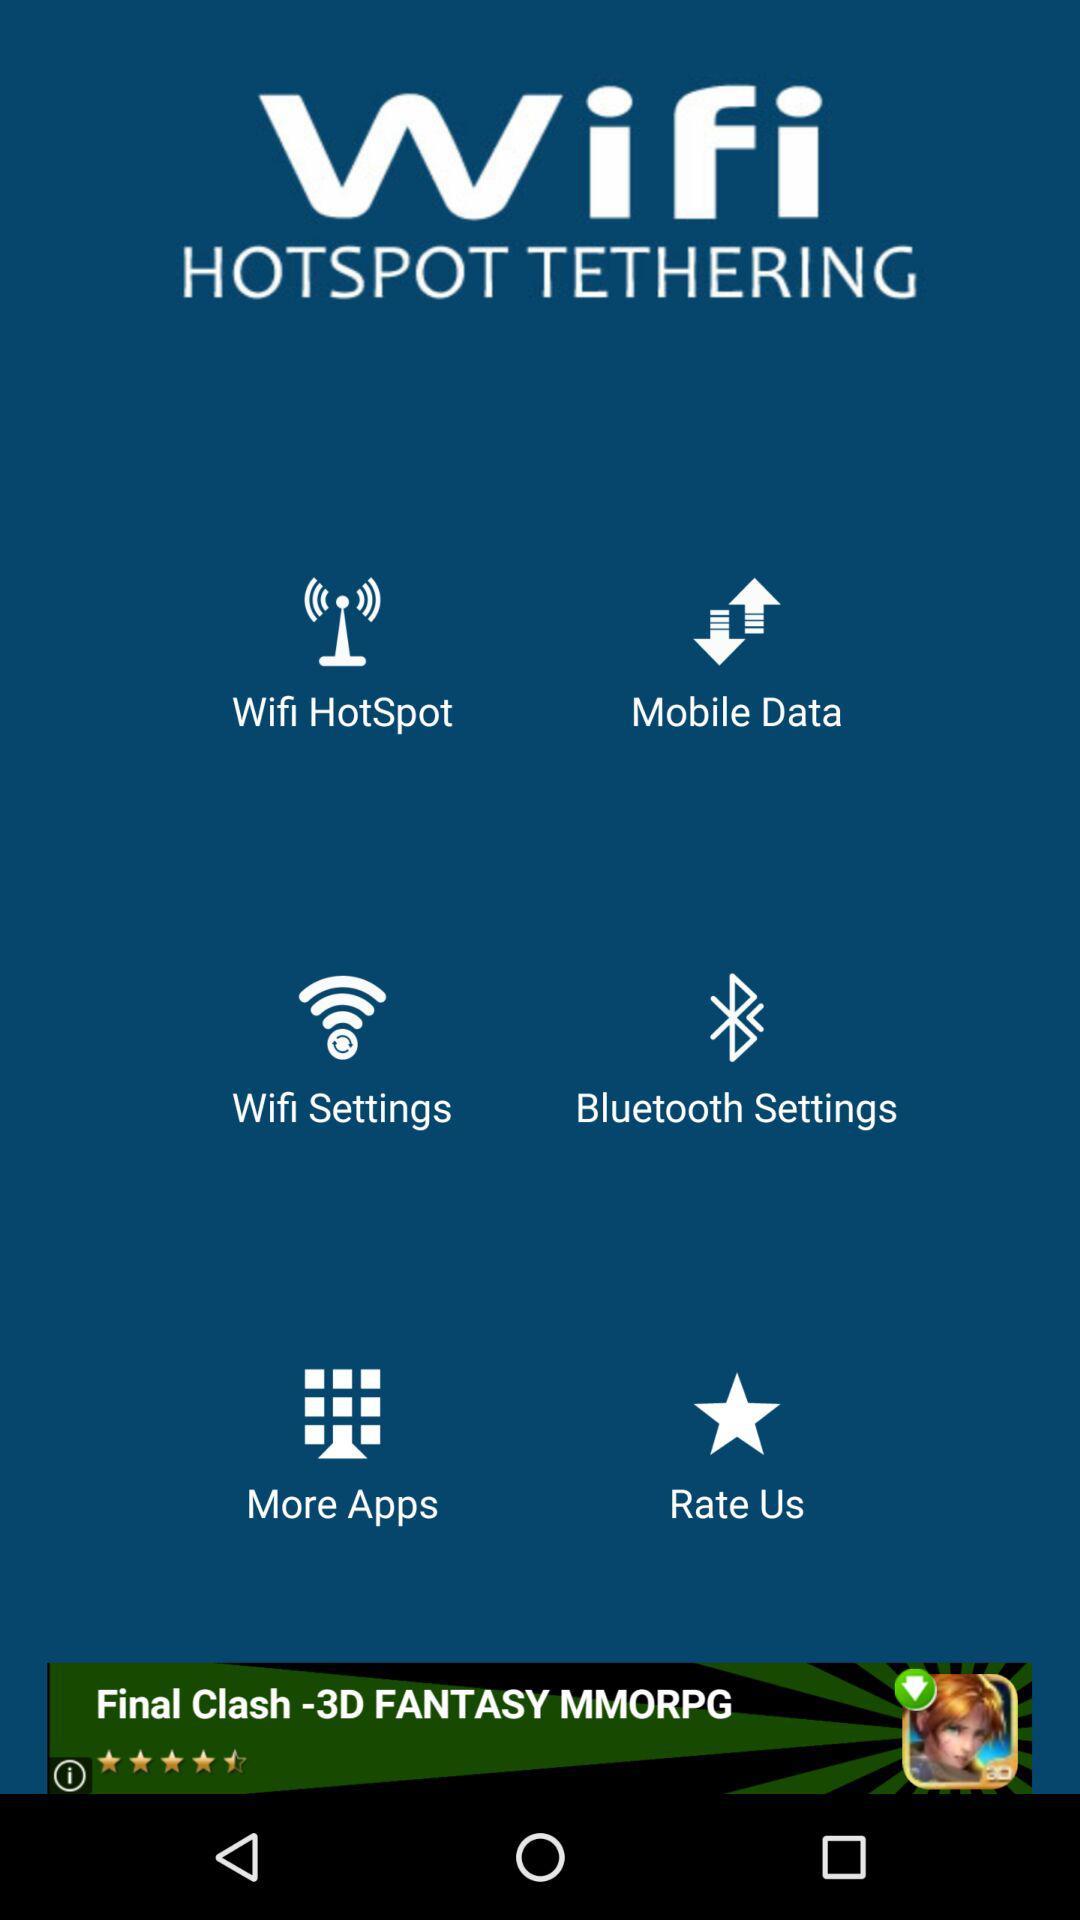 The width and height of the screenshot is (1080, 1920). Describe the element at coordinates (538, 1727) in the screenshot. I see `final clash` at that location.